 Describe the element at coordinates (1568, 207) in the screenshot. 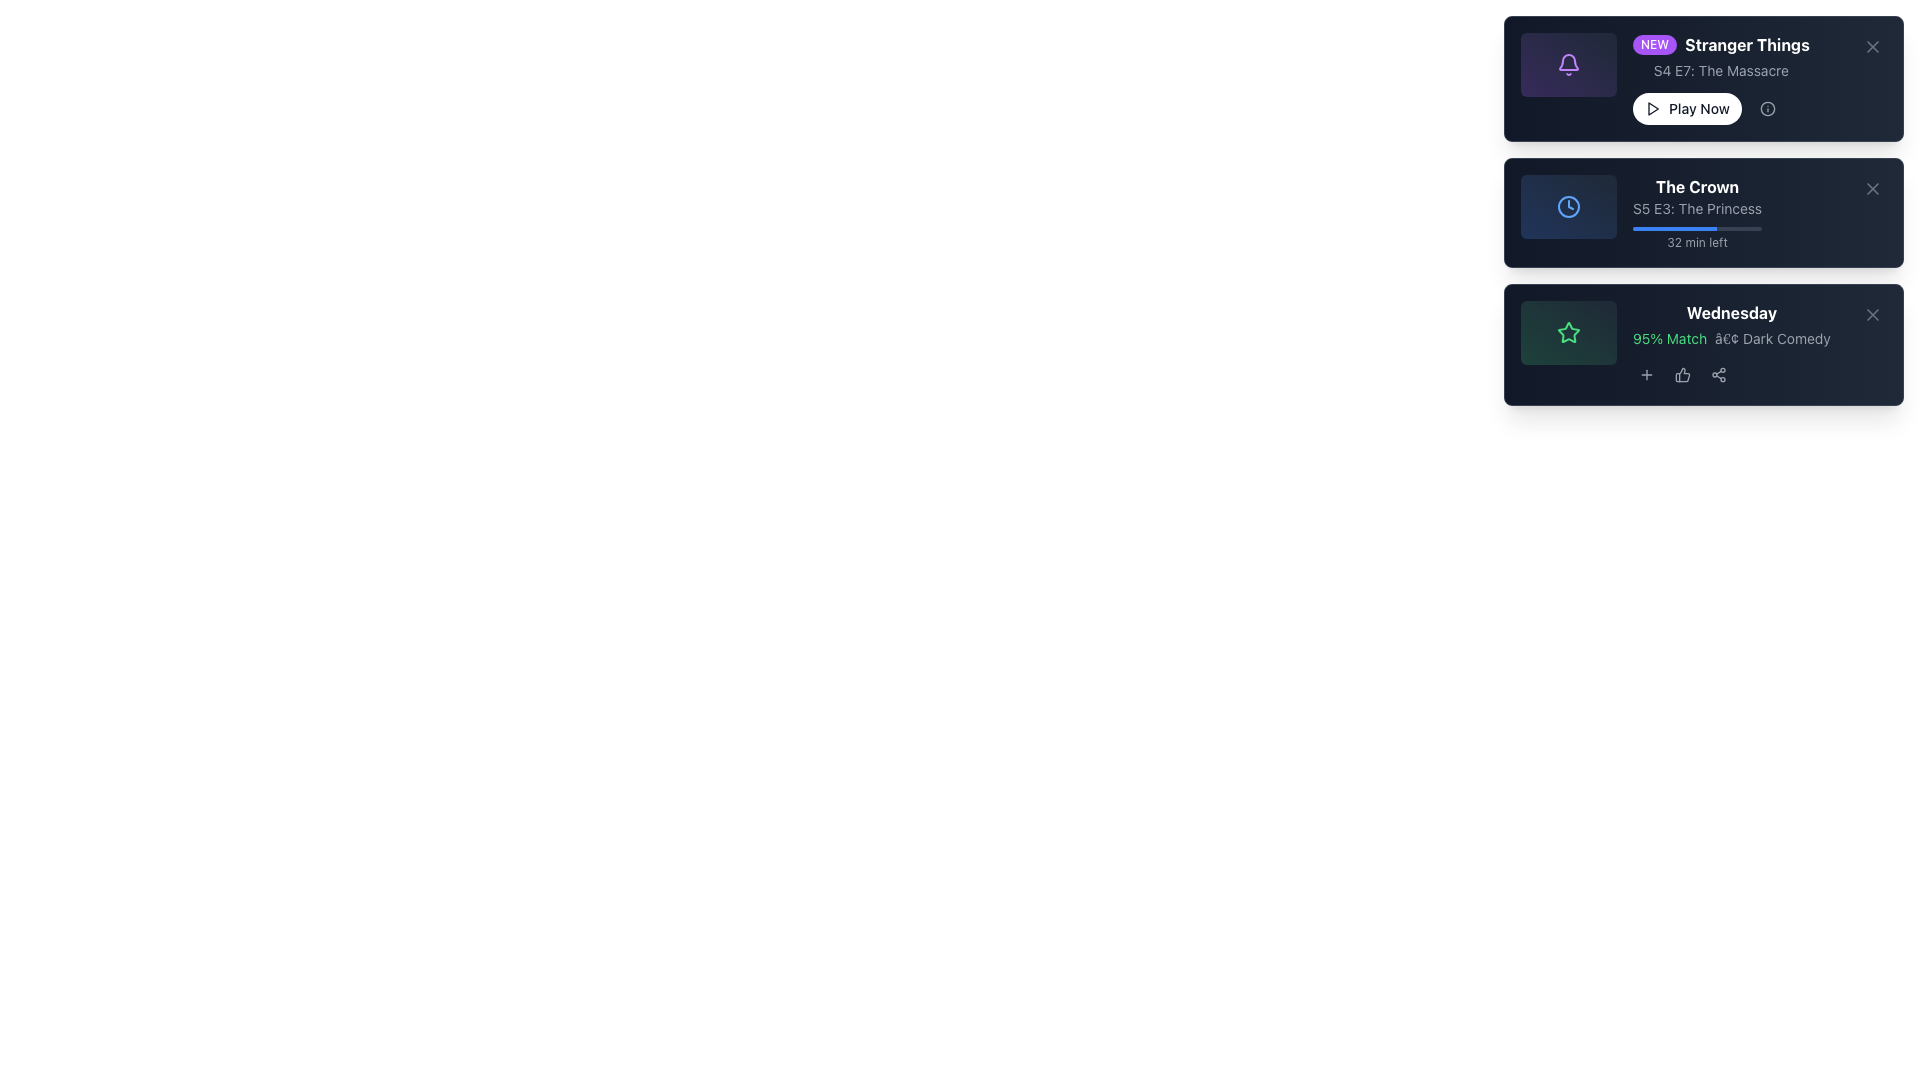

I see `the clock icon within the second notification card titled 'The Crown', which is located on the left side adjacent to the title and description text` at that location.